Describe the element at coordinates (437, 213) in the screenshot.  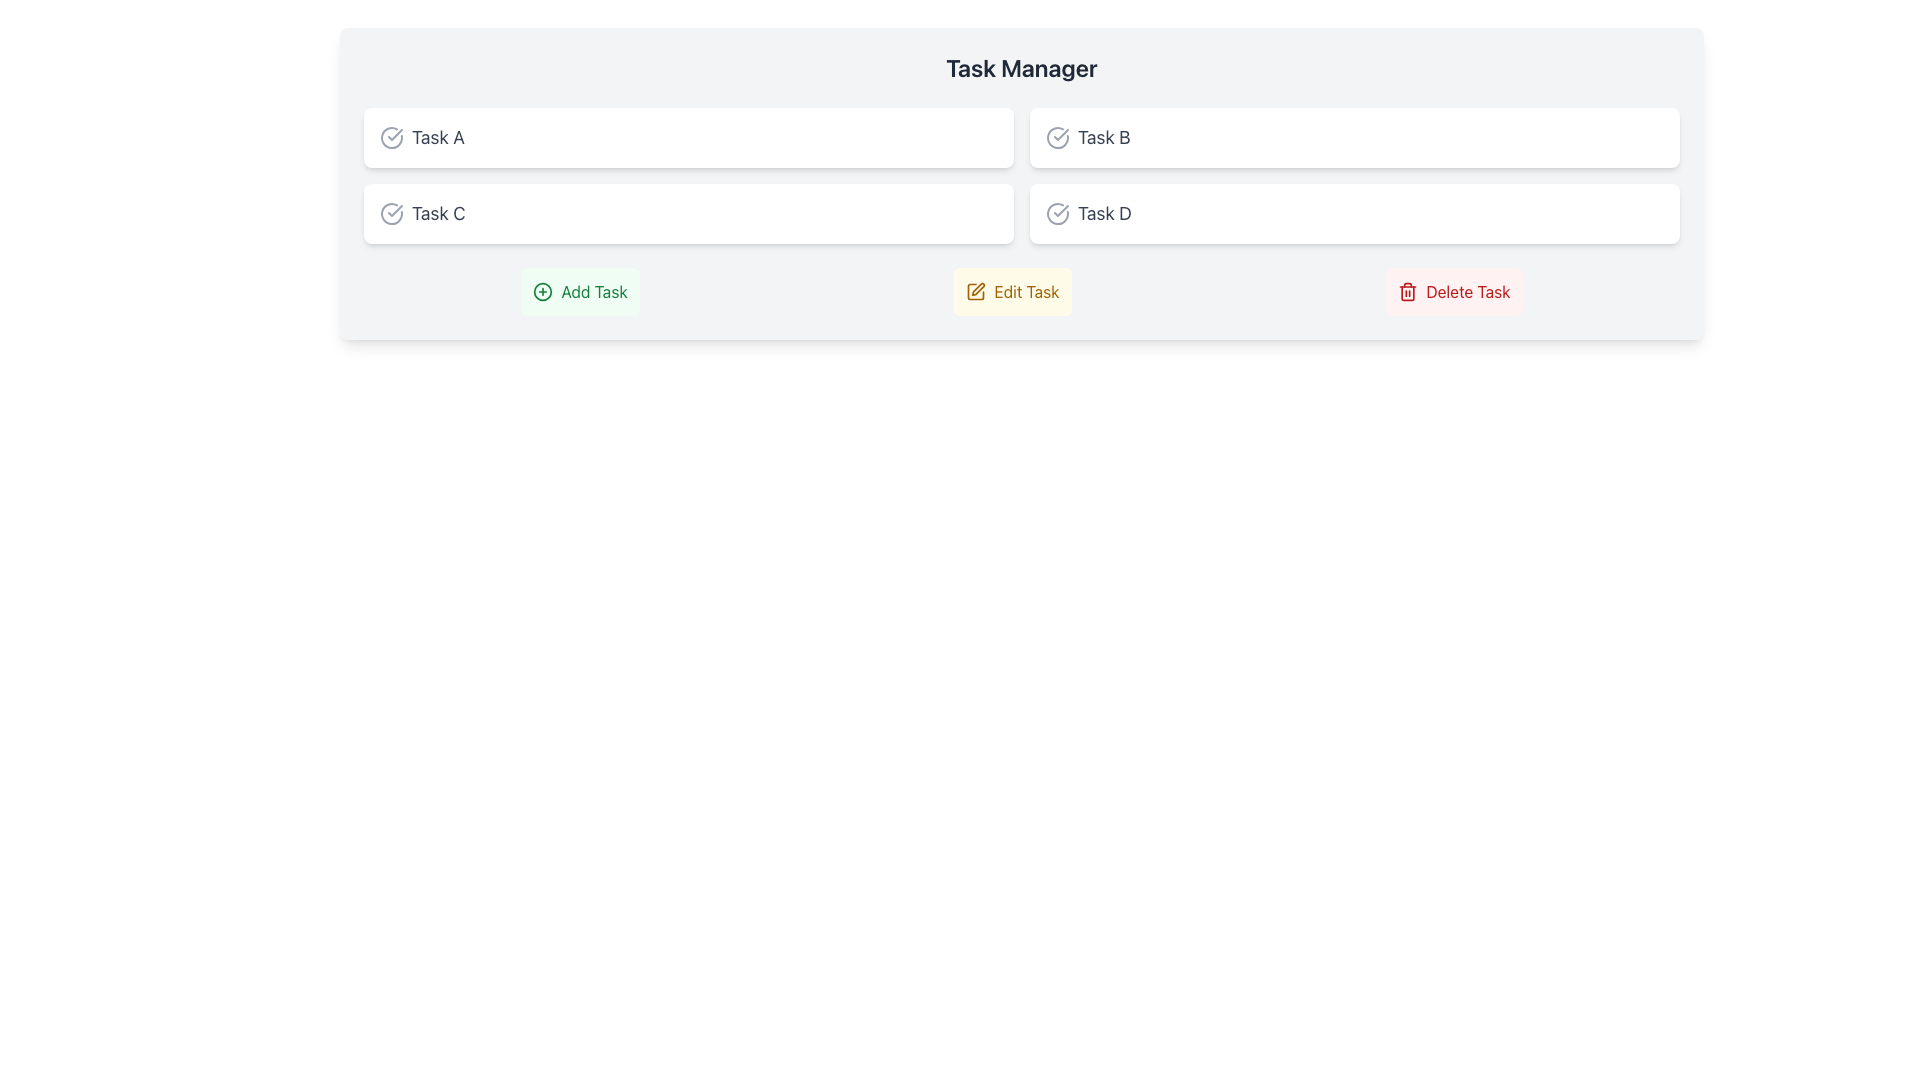
I see `the Text label located in the second card from the top in the left column of a grid layout, which serves as a header for the task details` at that location.